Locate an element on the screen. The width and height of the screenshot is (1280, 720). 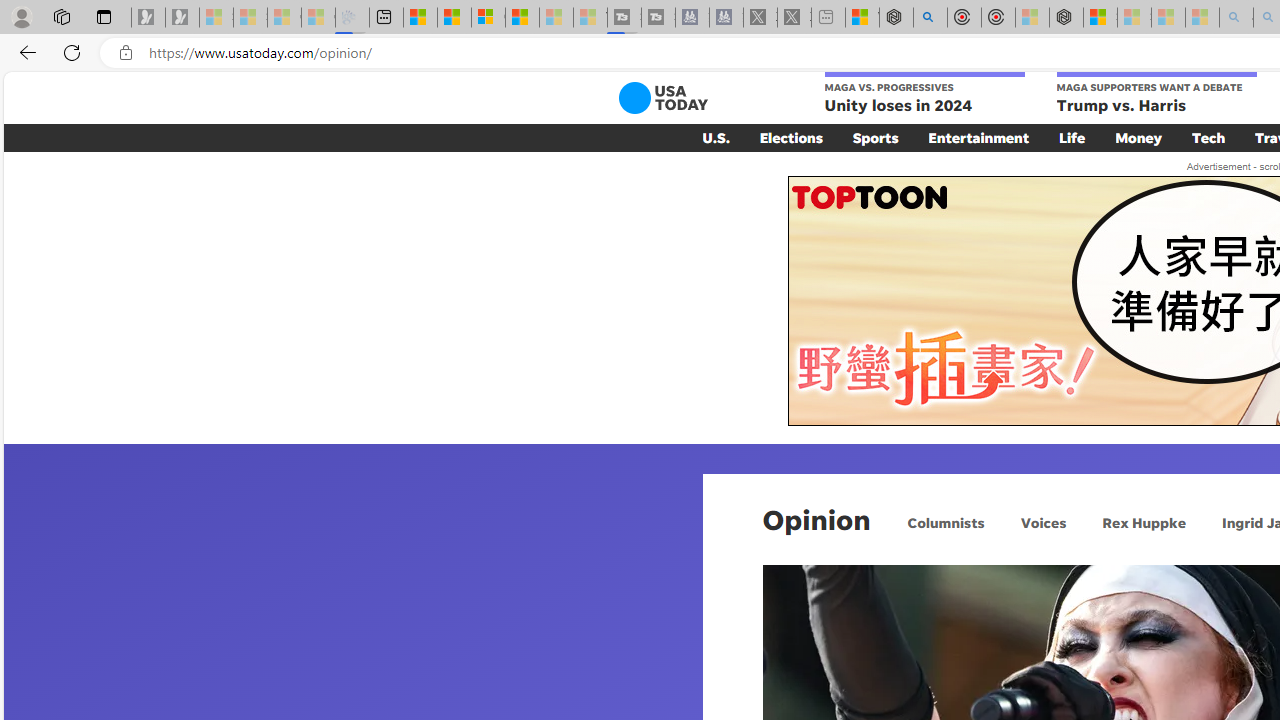
'Newsletter Sign Up - Sleeping' is located at coordinates (182, 17).